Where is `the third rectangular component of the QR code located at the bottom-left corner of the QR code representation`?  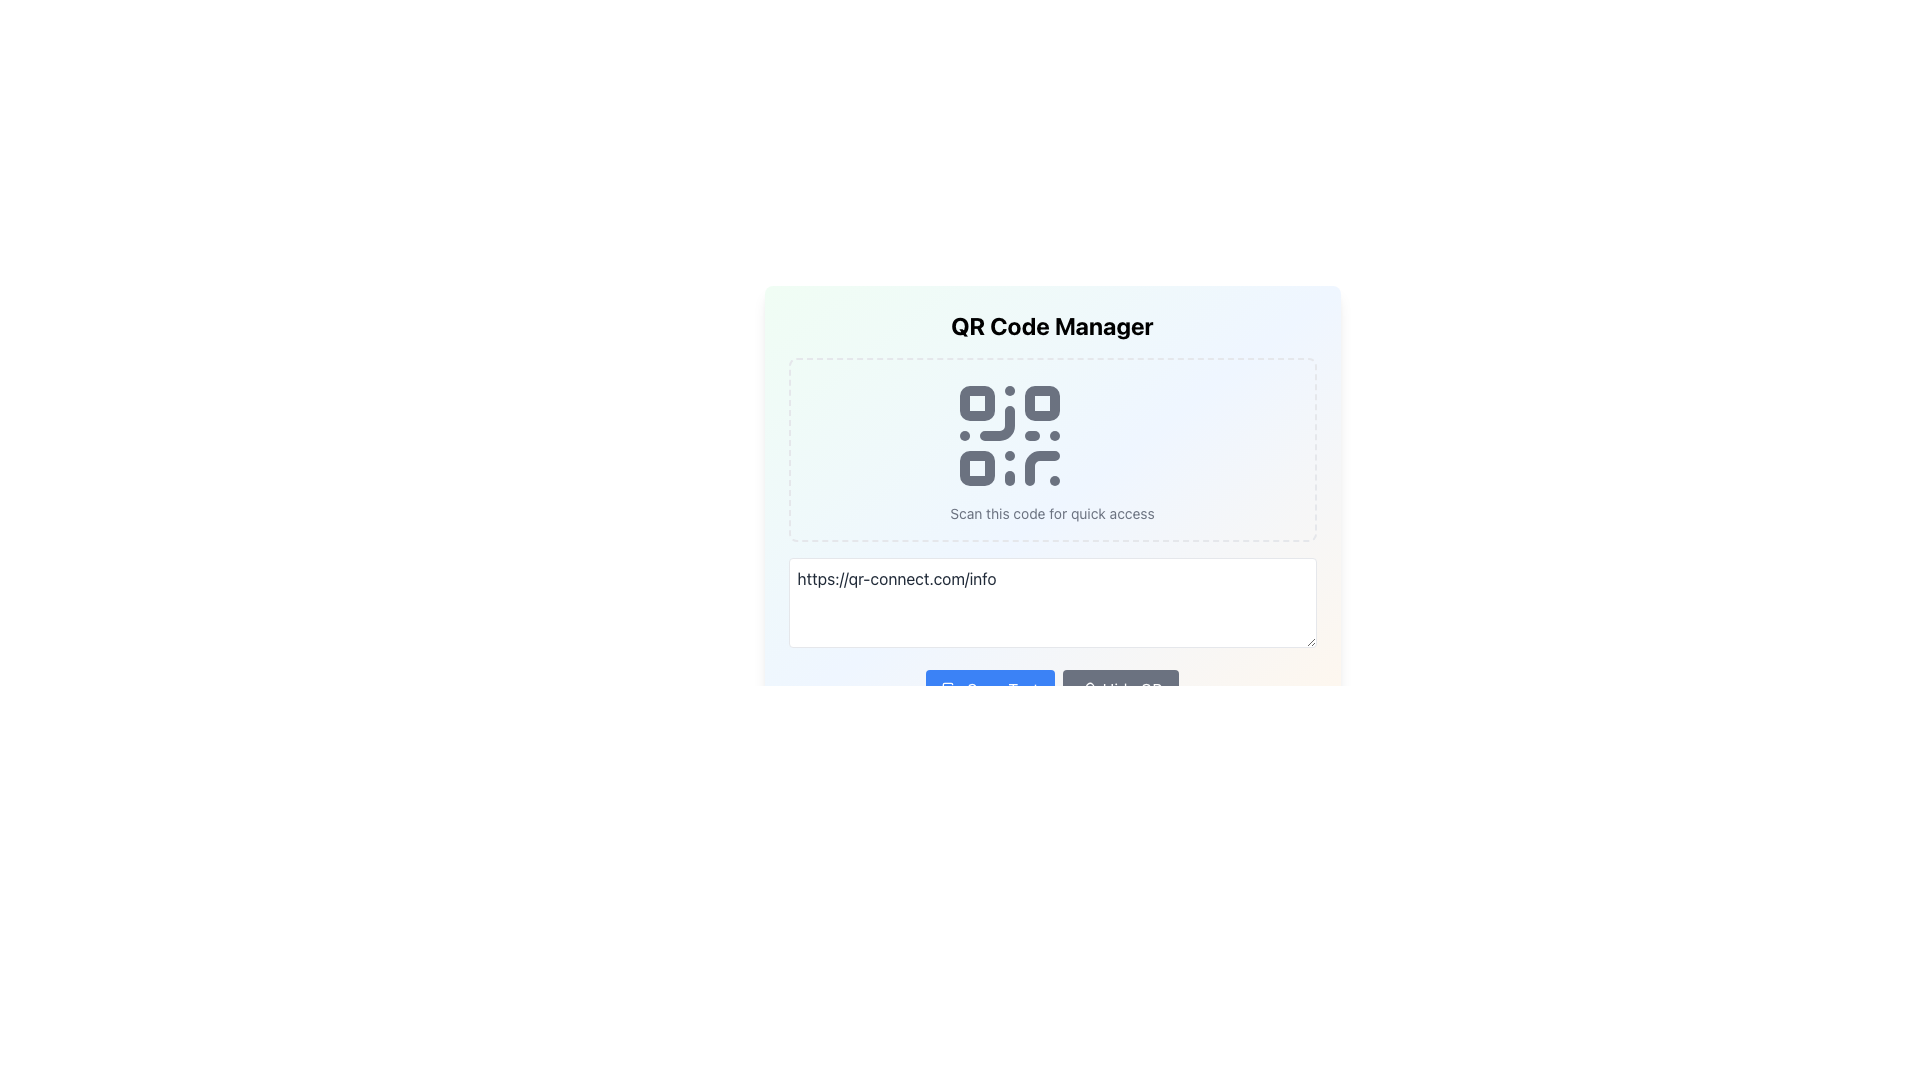
the third rectangular component of the QR code located at the bottom-left corner of the QR code representation is located at coordinates (977, 468).